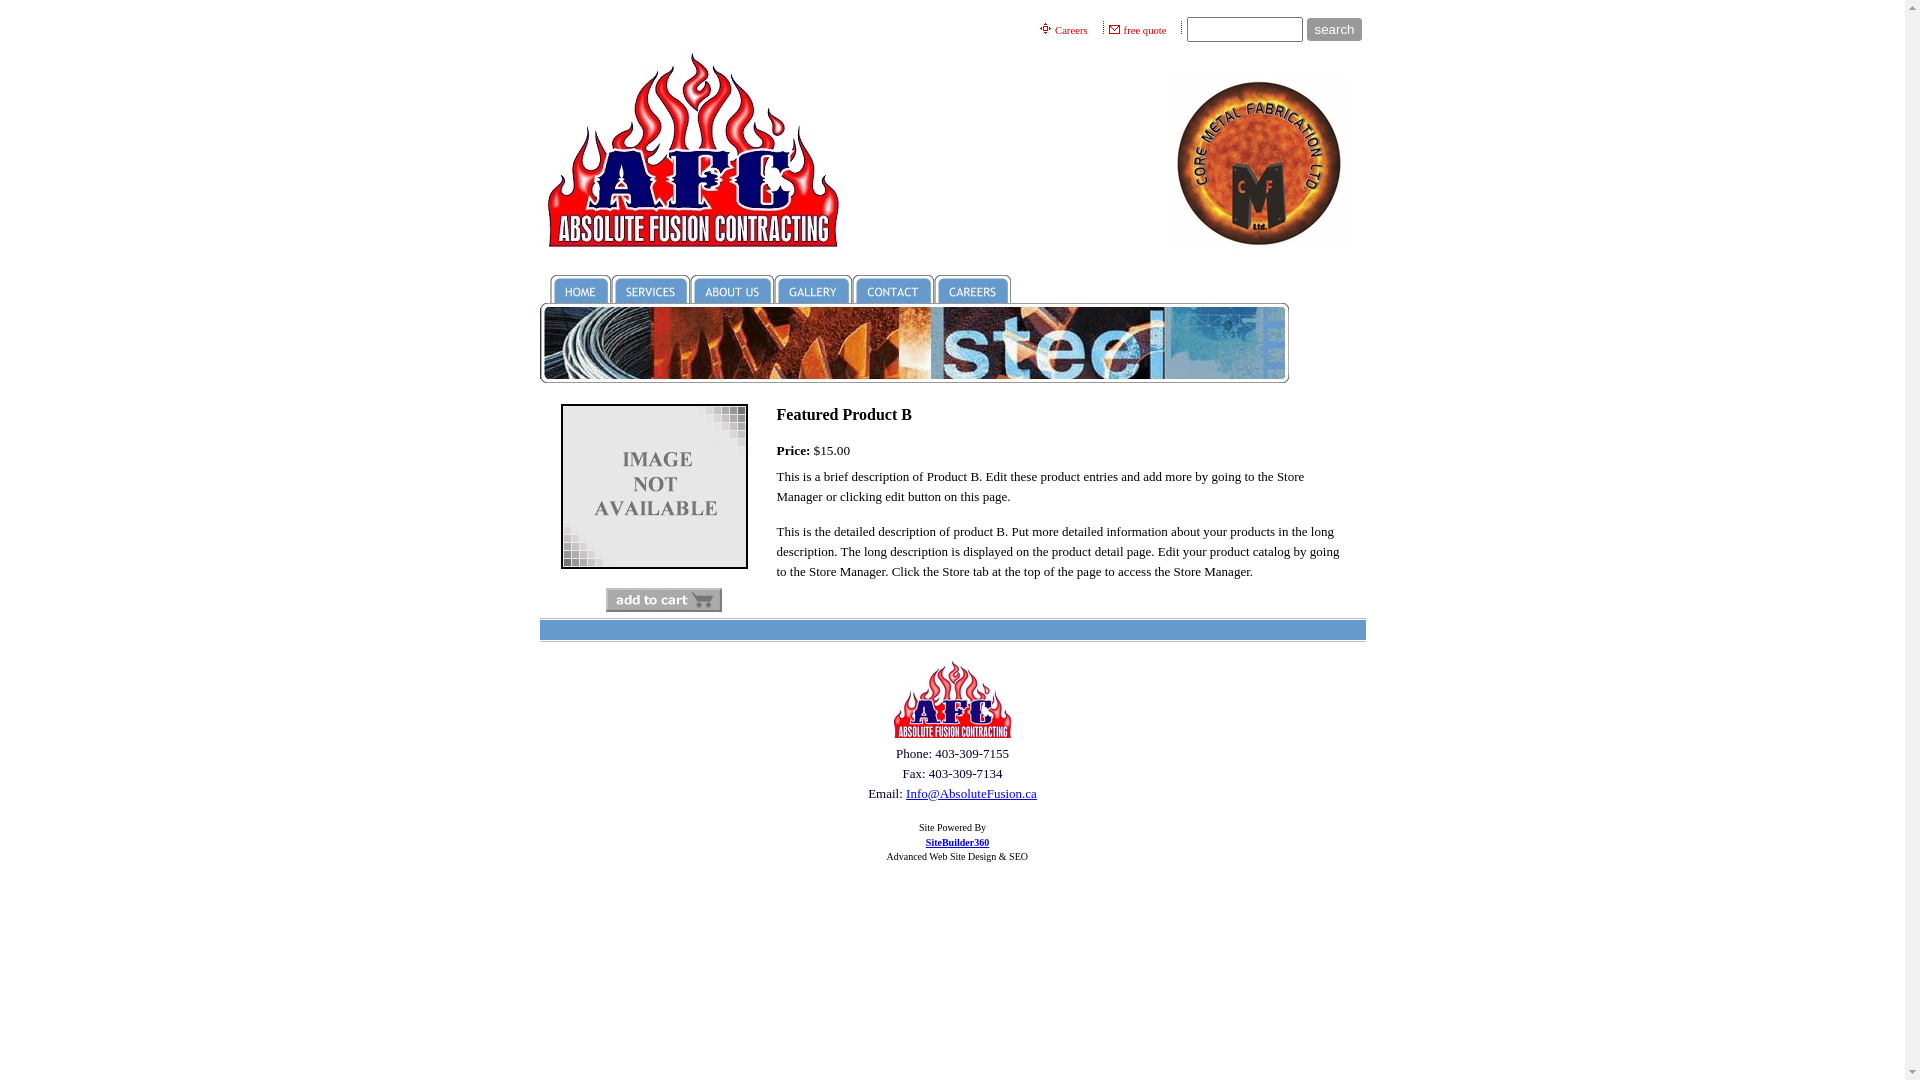 The height and width of the screenshot is (1080, 1920). What do you see at coordinates (1146, 30) in the screenshot?
I see `'free quote'` at bounding box center [1146, 30].